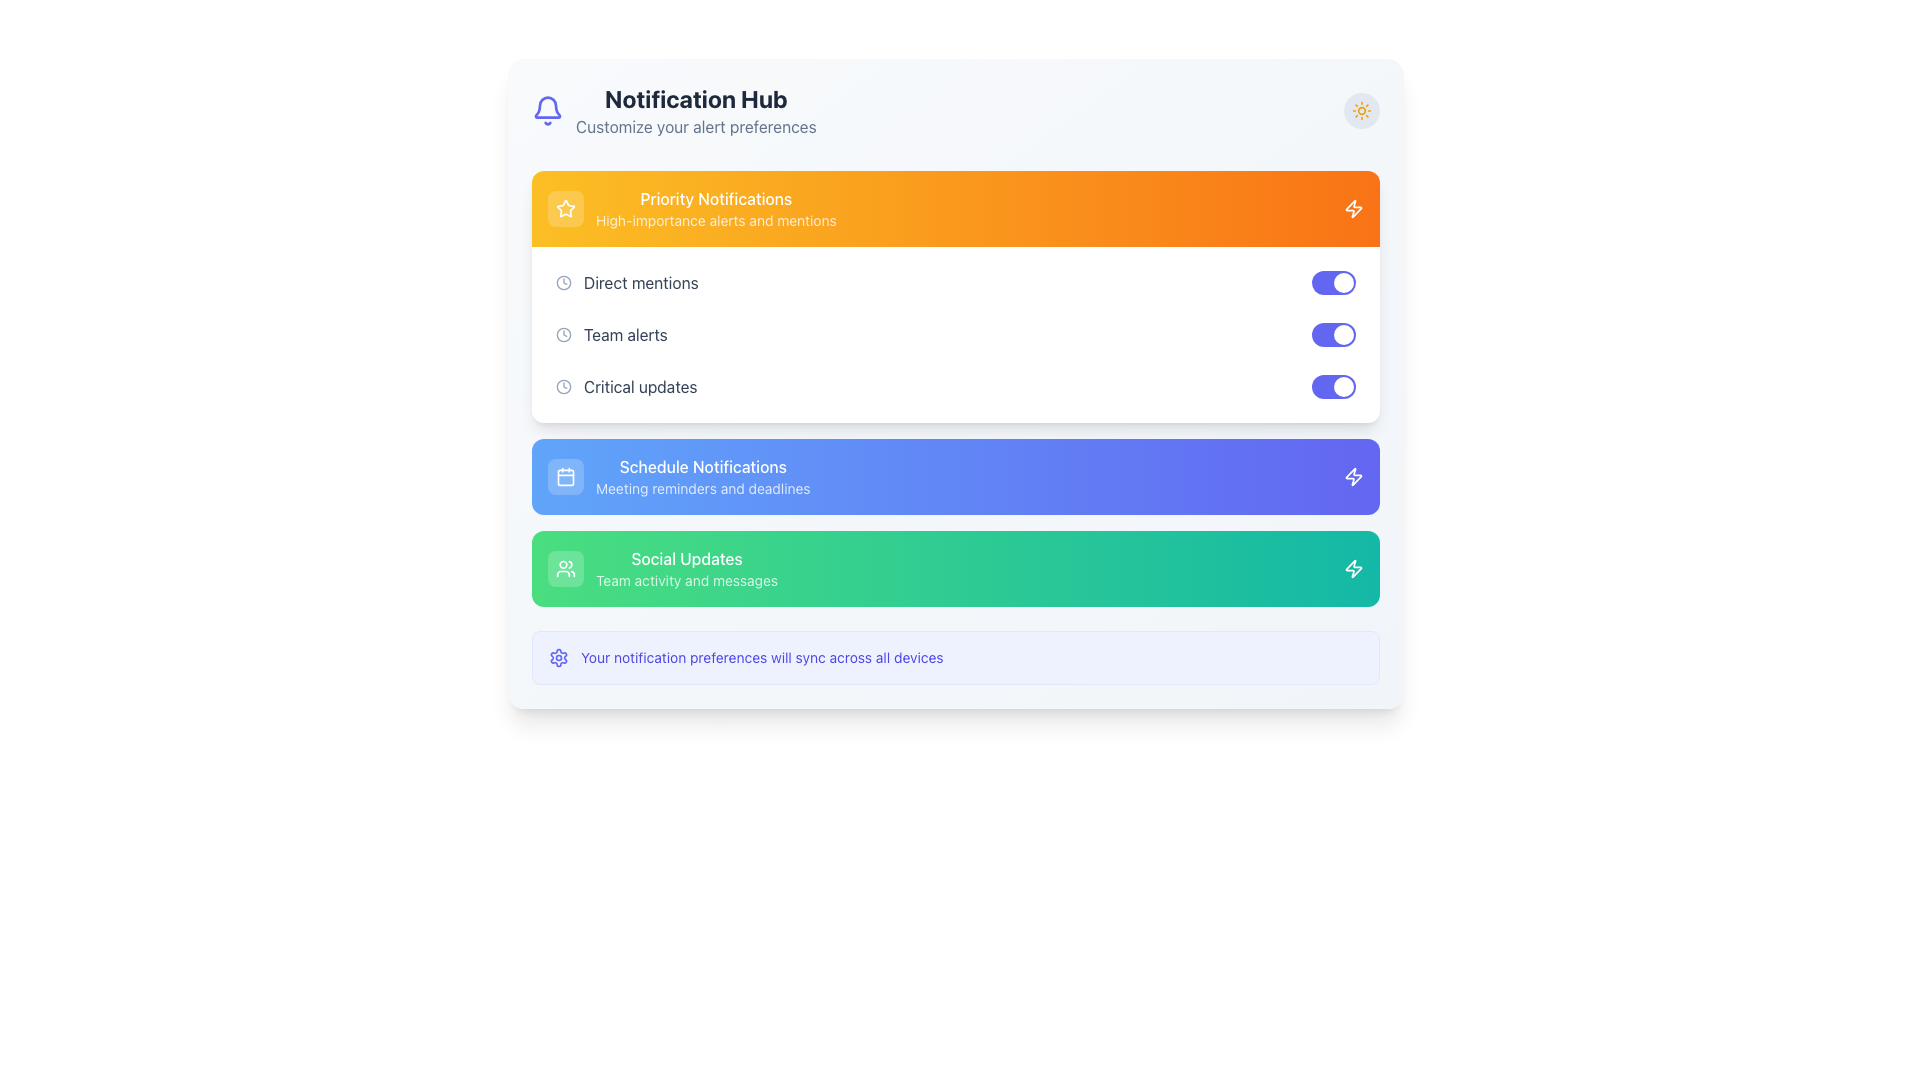 This screenshot has width=1920, height=1080. I want to click on the toggle switch for 'Critical updates' in the 'Priority Notifications' section, so click(1334, 386).